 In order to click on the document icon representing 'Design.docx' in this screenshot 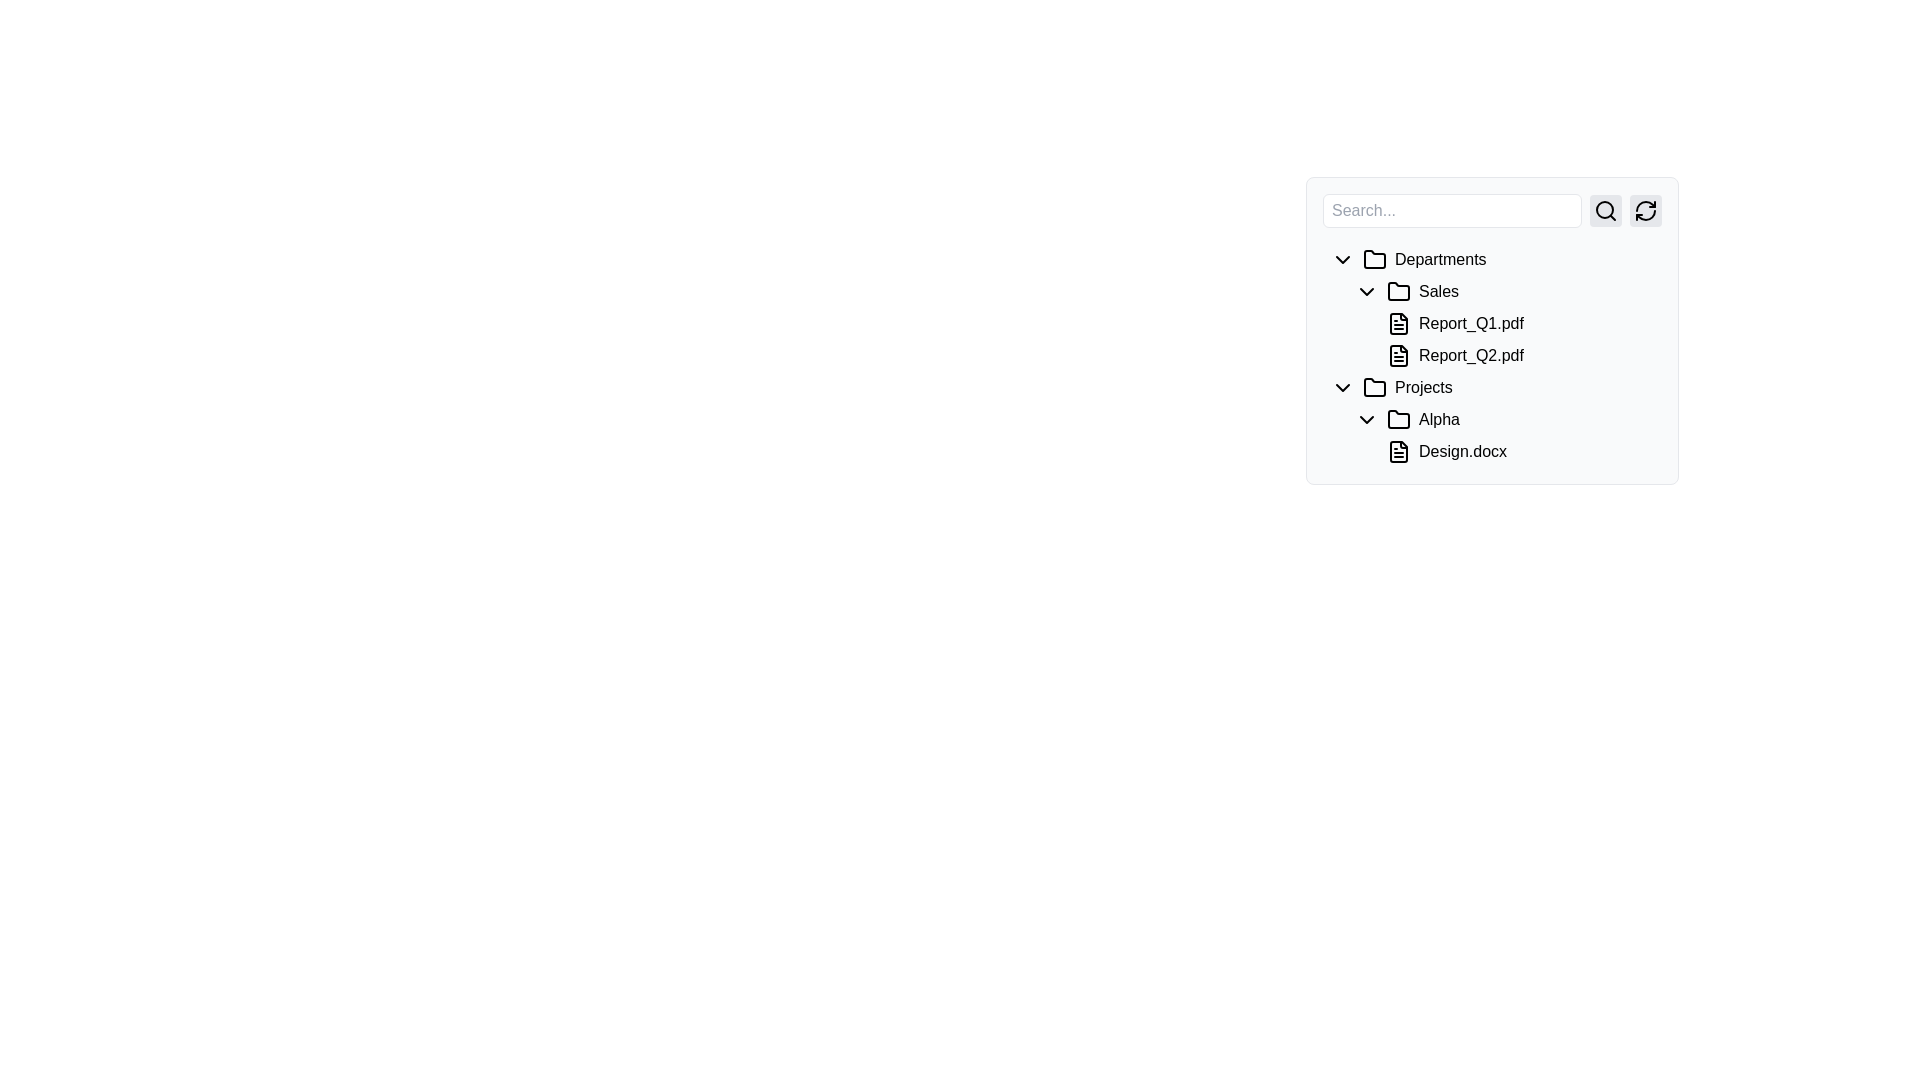, I will do `click(1397, 451)`.